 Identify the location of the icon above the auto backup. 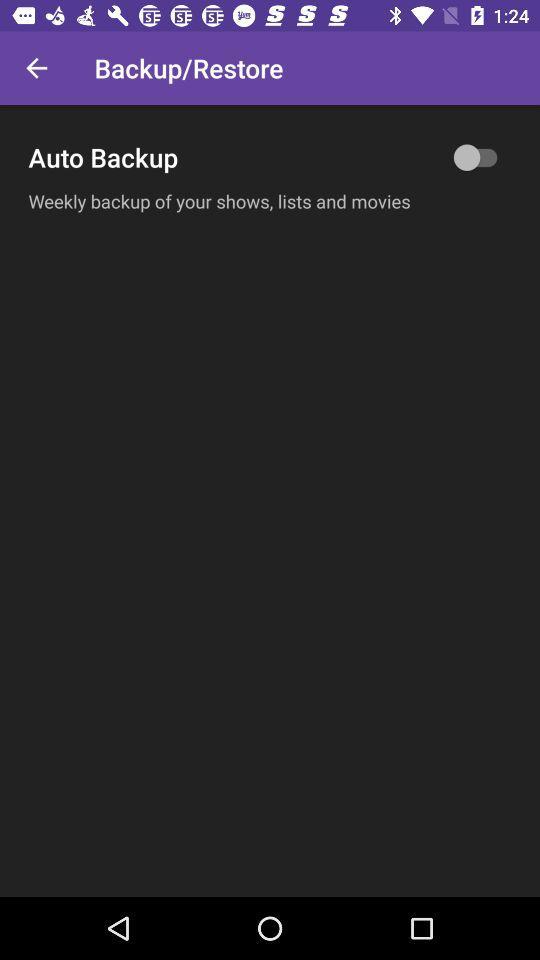
(36, 68).